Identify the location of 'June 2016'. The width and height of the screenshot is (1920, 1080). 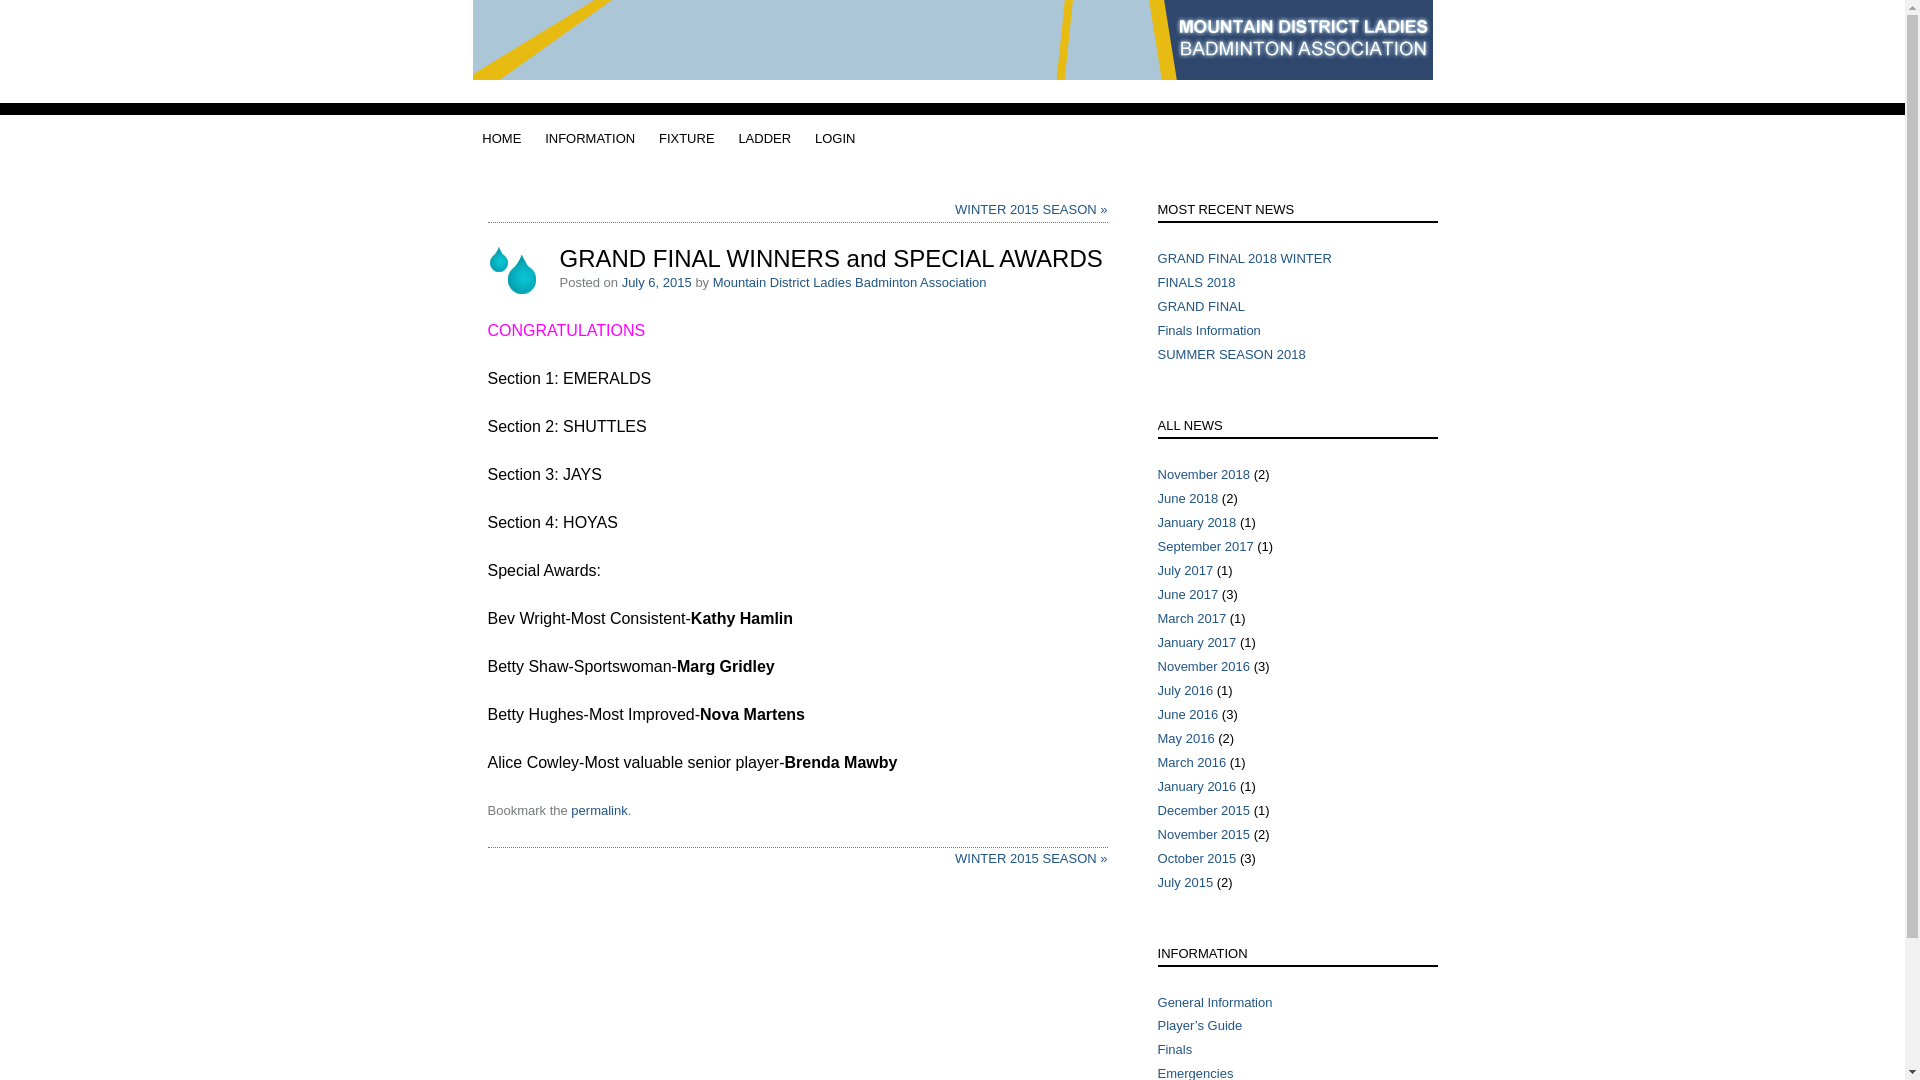
(1188, 713).